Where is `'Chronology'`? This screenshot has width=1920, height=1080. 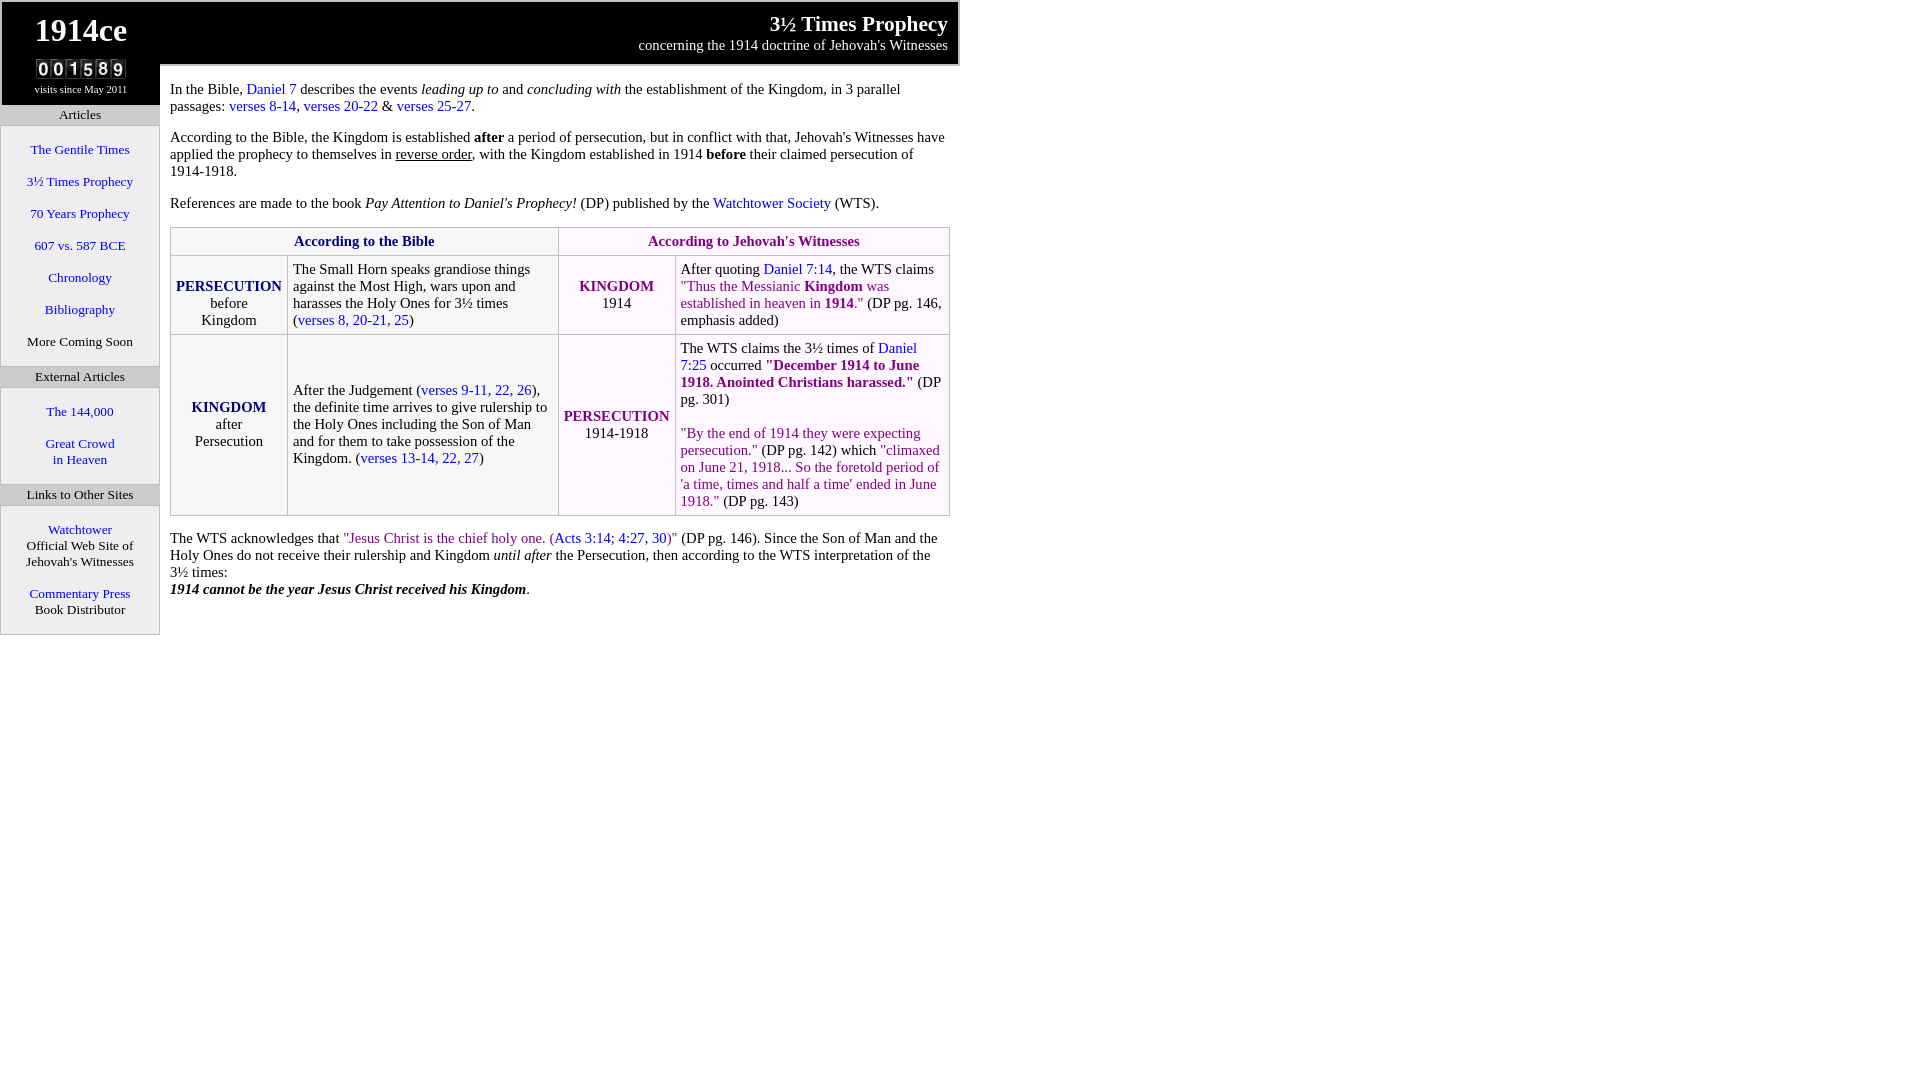 'Chronology' is located at coordinates (80, 277).